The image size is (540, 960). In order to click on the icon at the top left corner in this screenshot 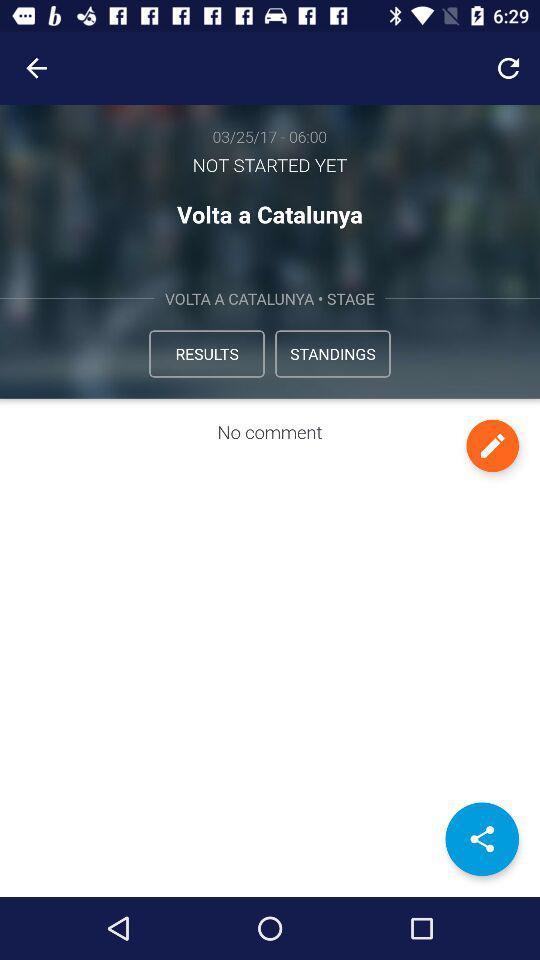, I will do `click(36, 68)`.